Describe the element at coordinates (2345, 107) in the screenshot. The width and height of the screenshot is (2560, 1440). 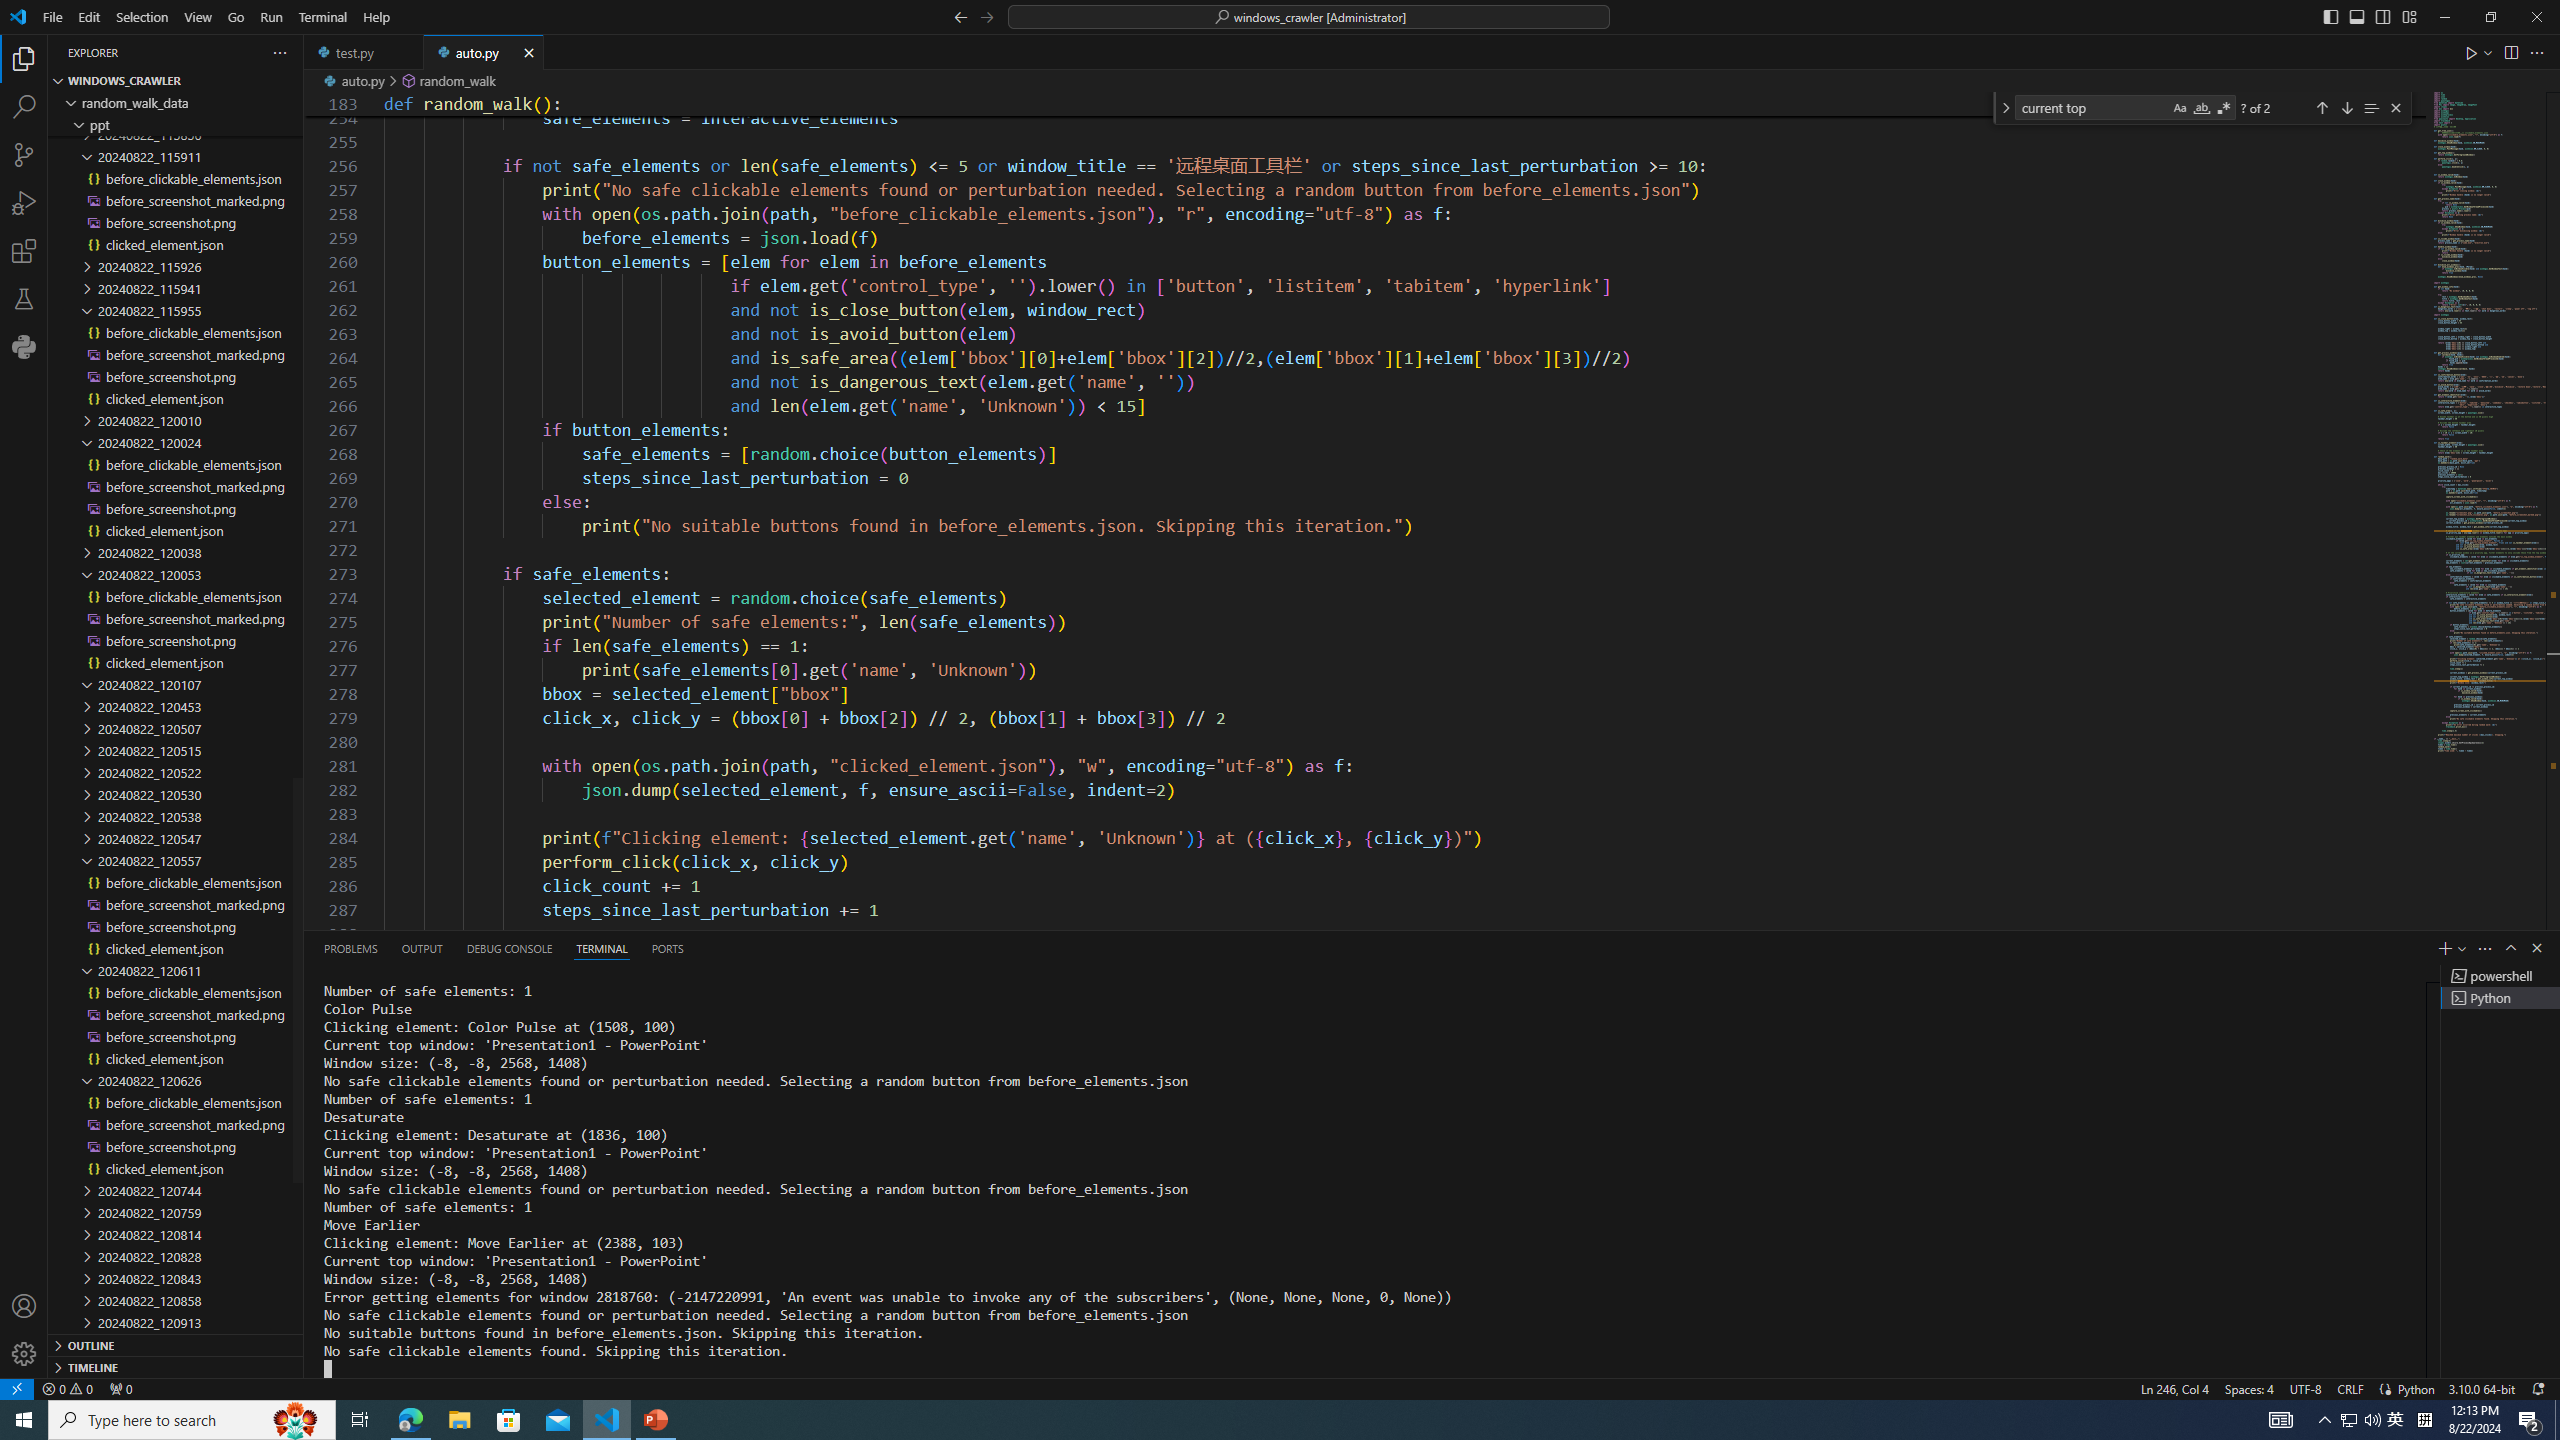
I see `'Next Match (Enter)'` at that location.